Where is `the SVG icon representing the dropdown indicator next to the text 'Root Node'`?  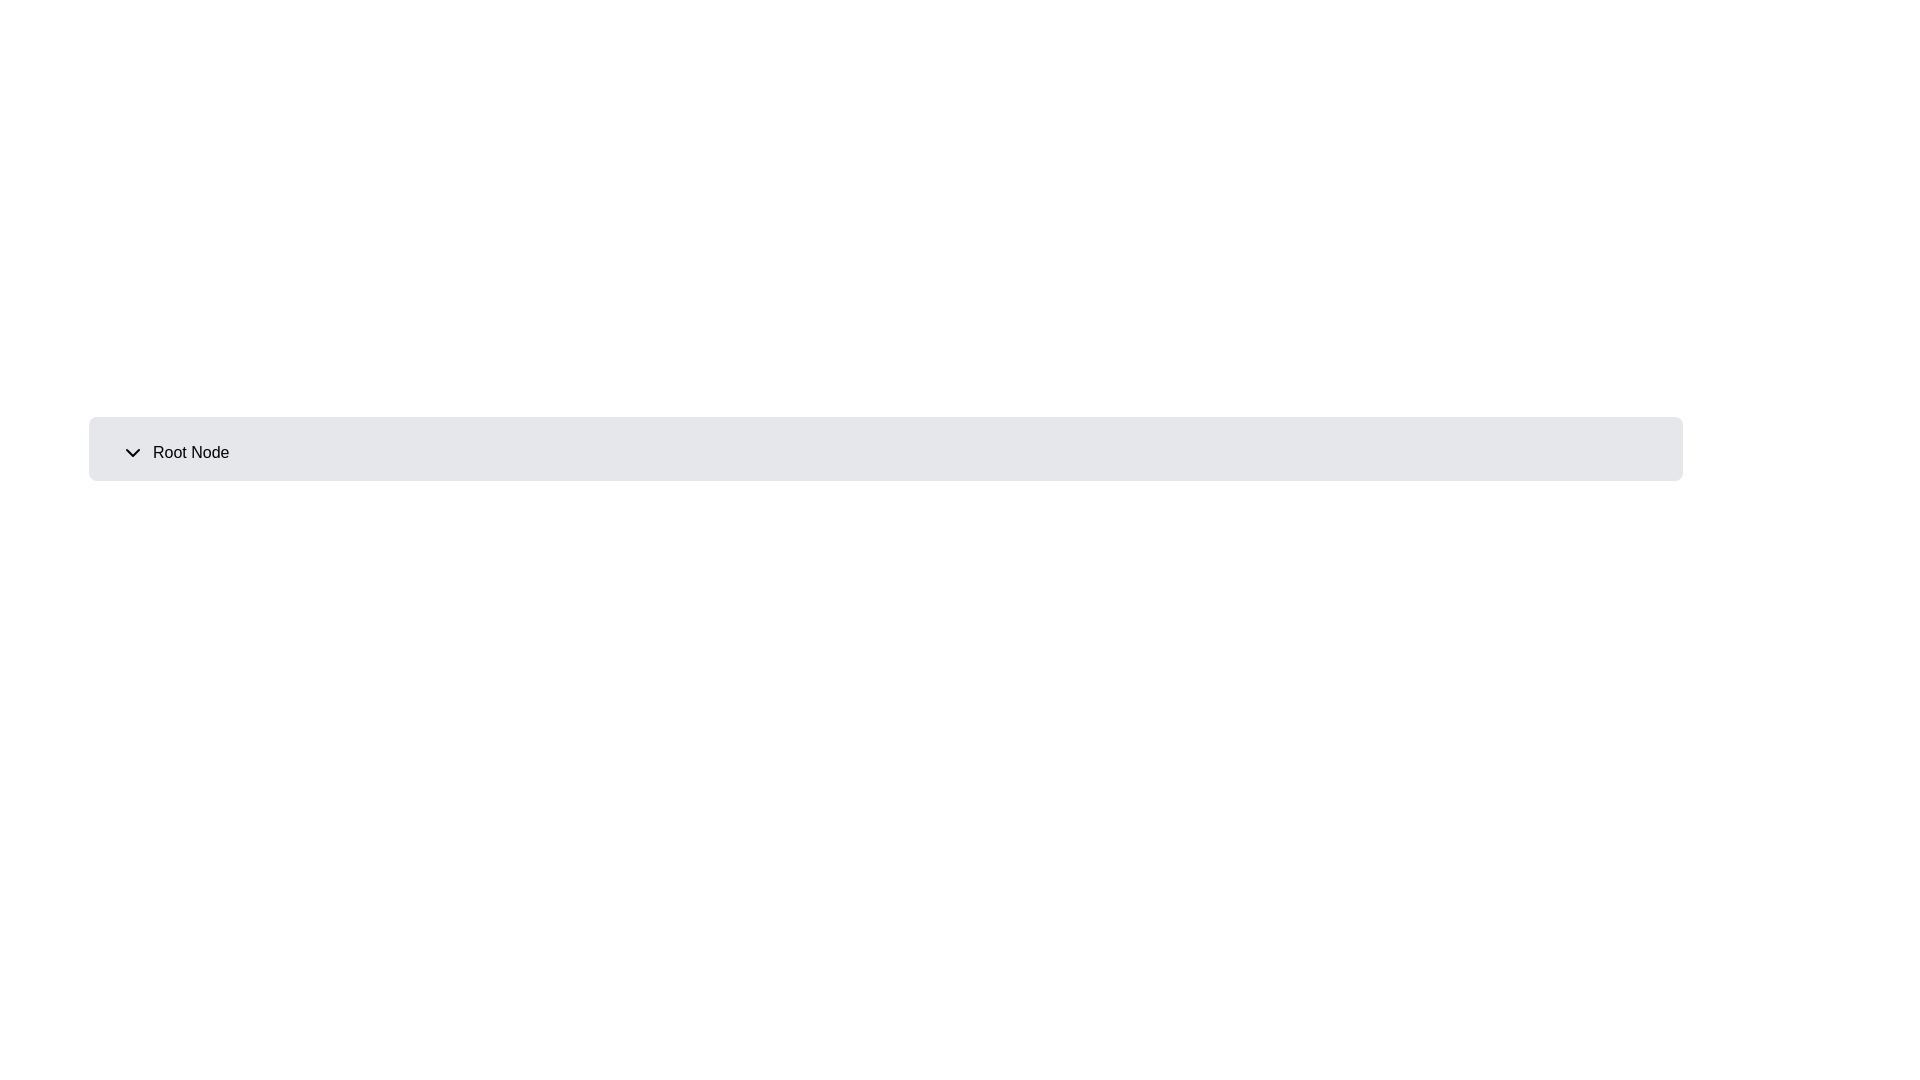 the SVG icon representing the dropdown indicator next to the text 'Root Node' is located at coordinates (132, 452).